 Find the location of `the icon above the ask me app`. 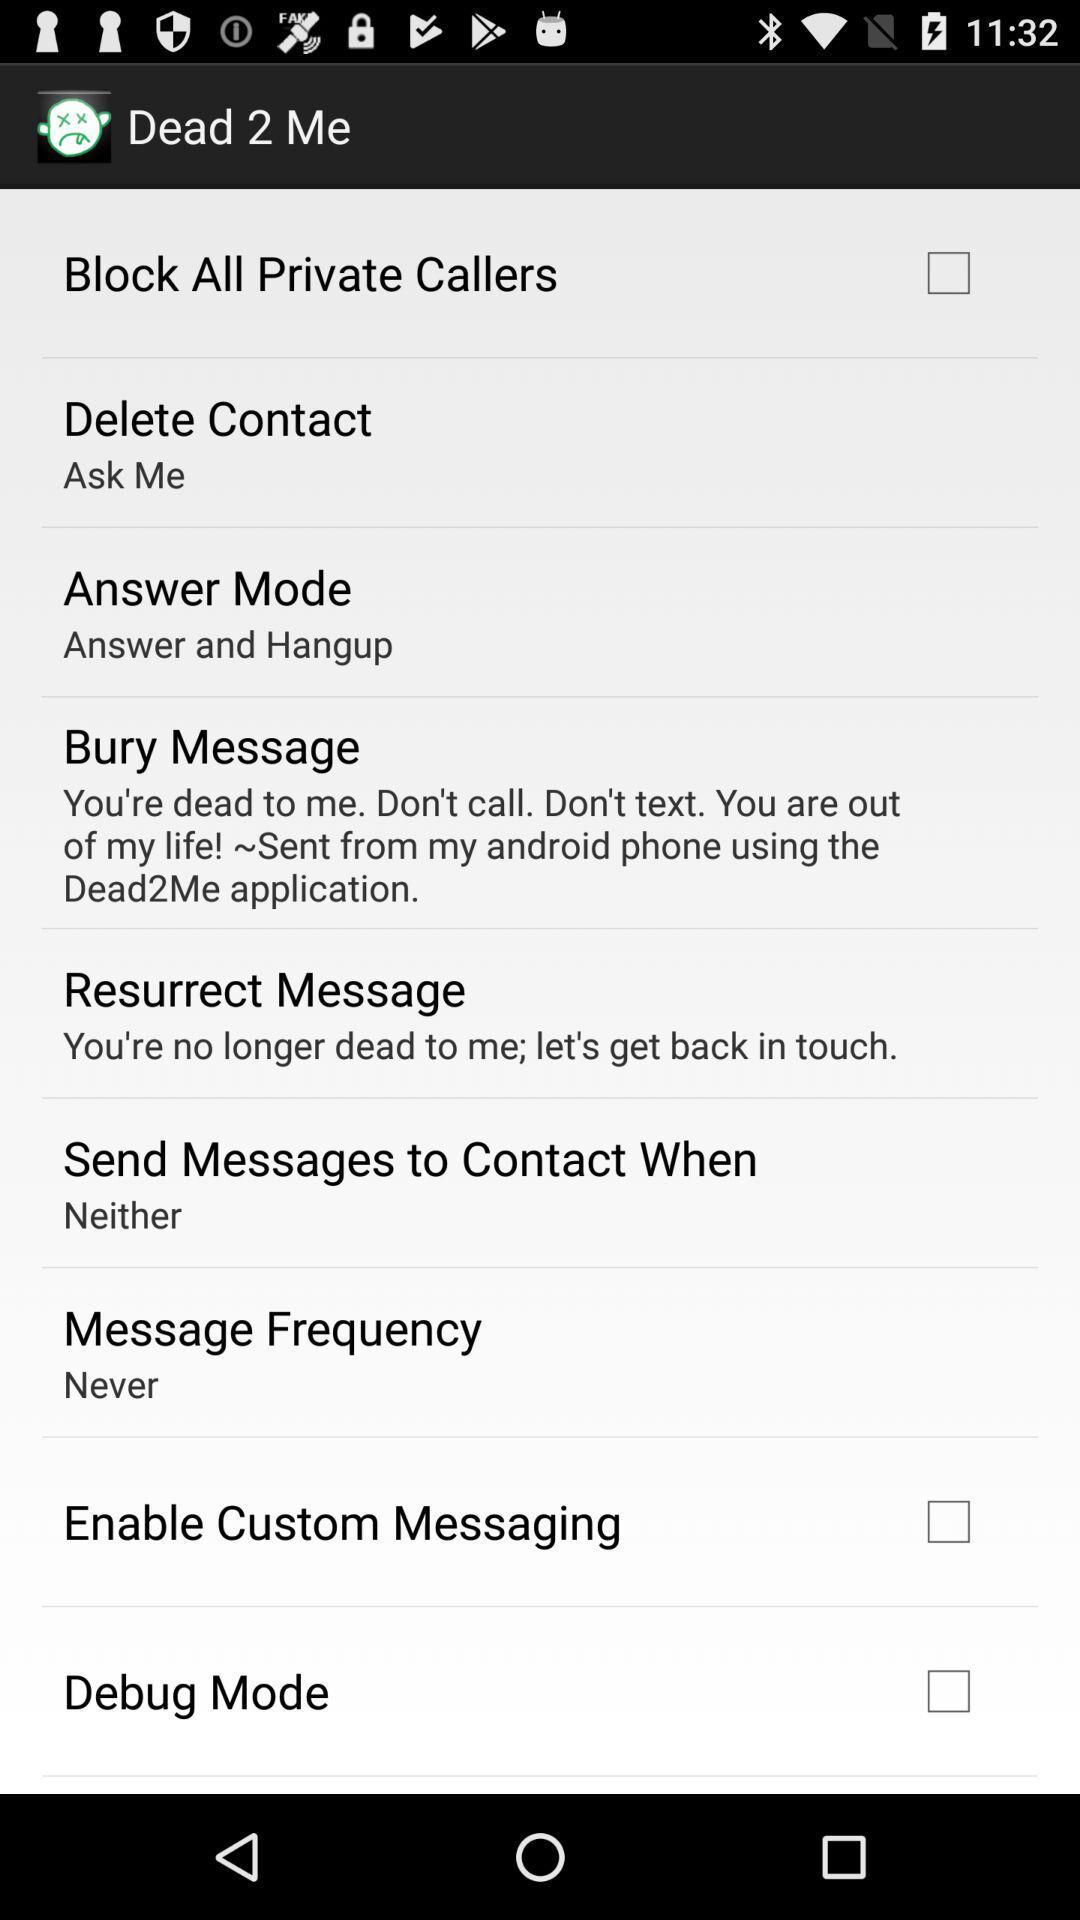

the icon above the ask me app is located at coordinates (217, 416).